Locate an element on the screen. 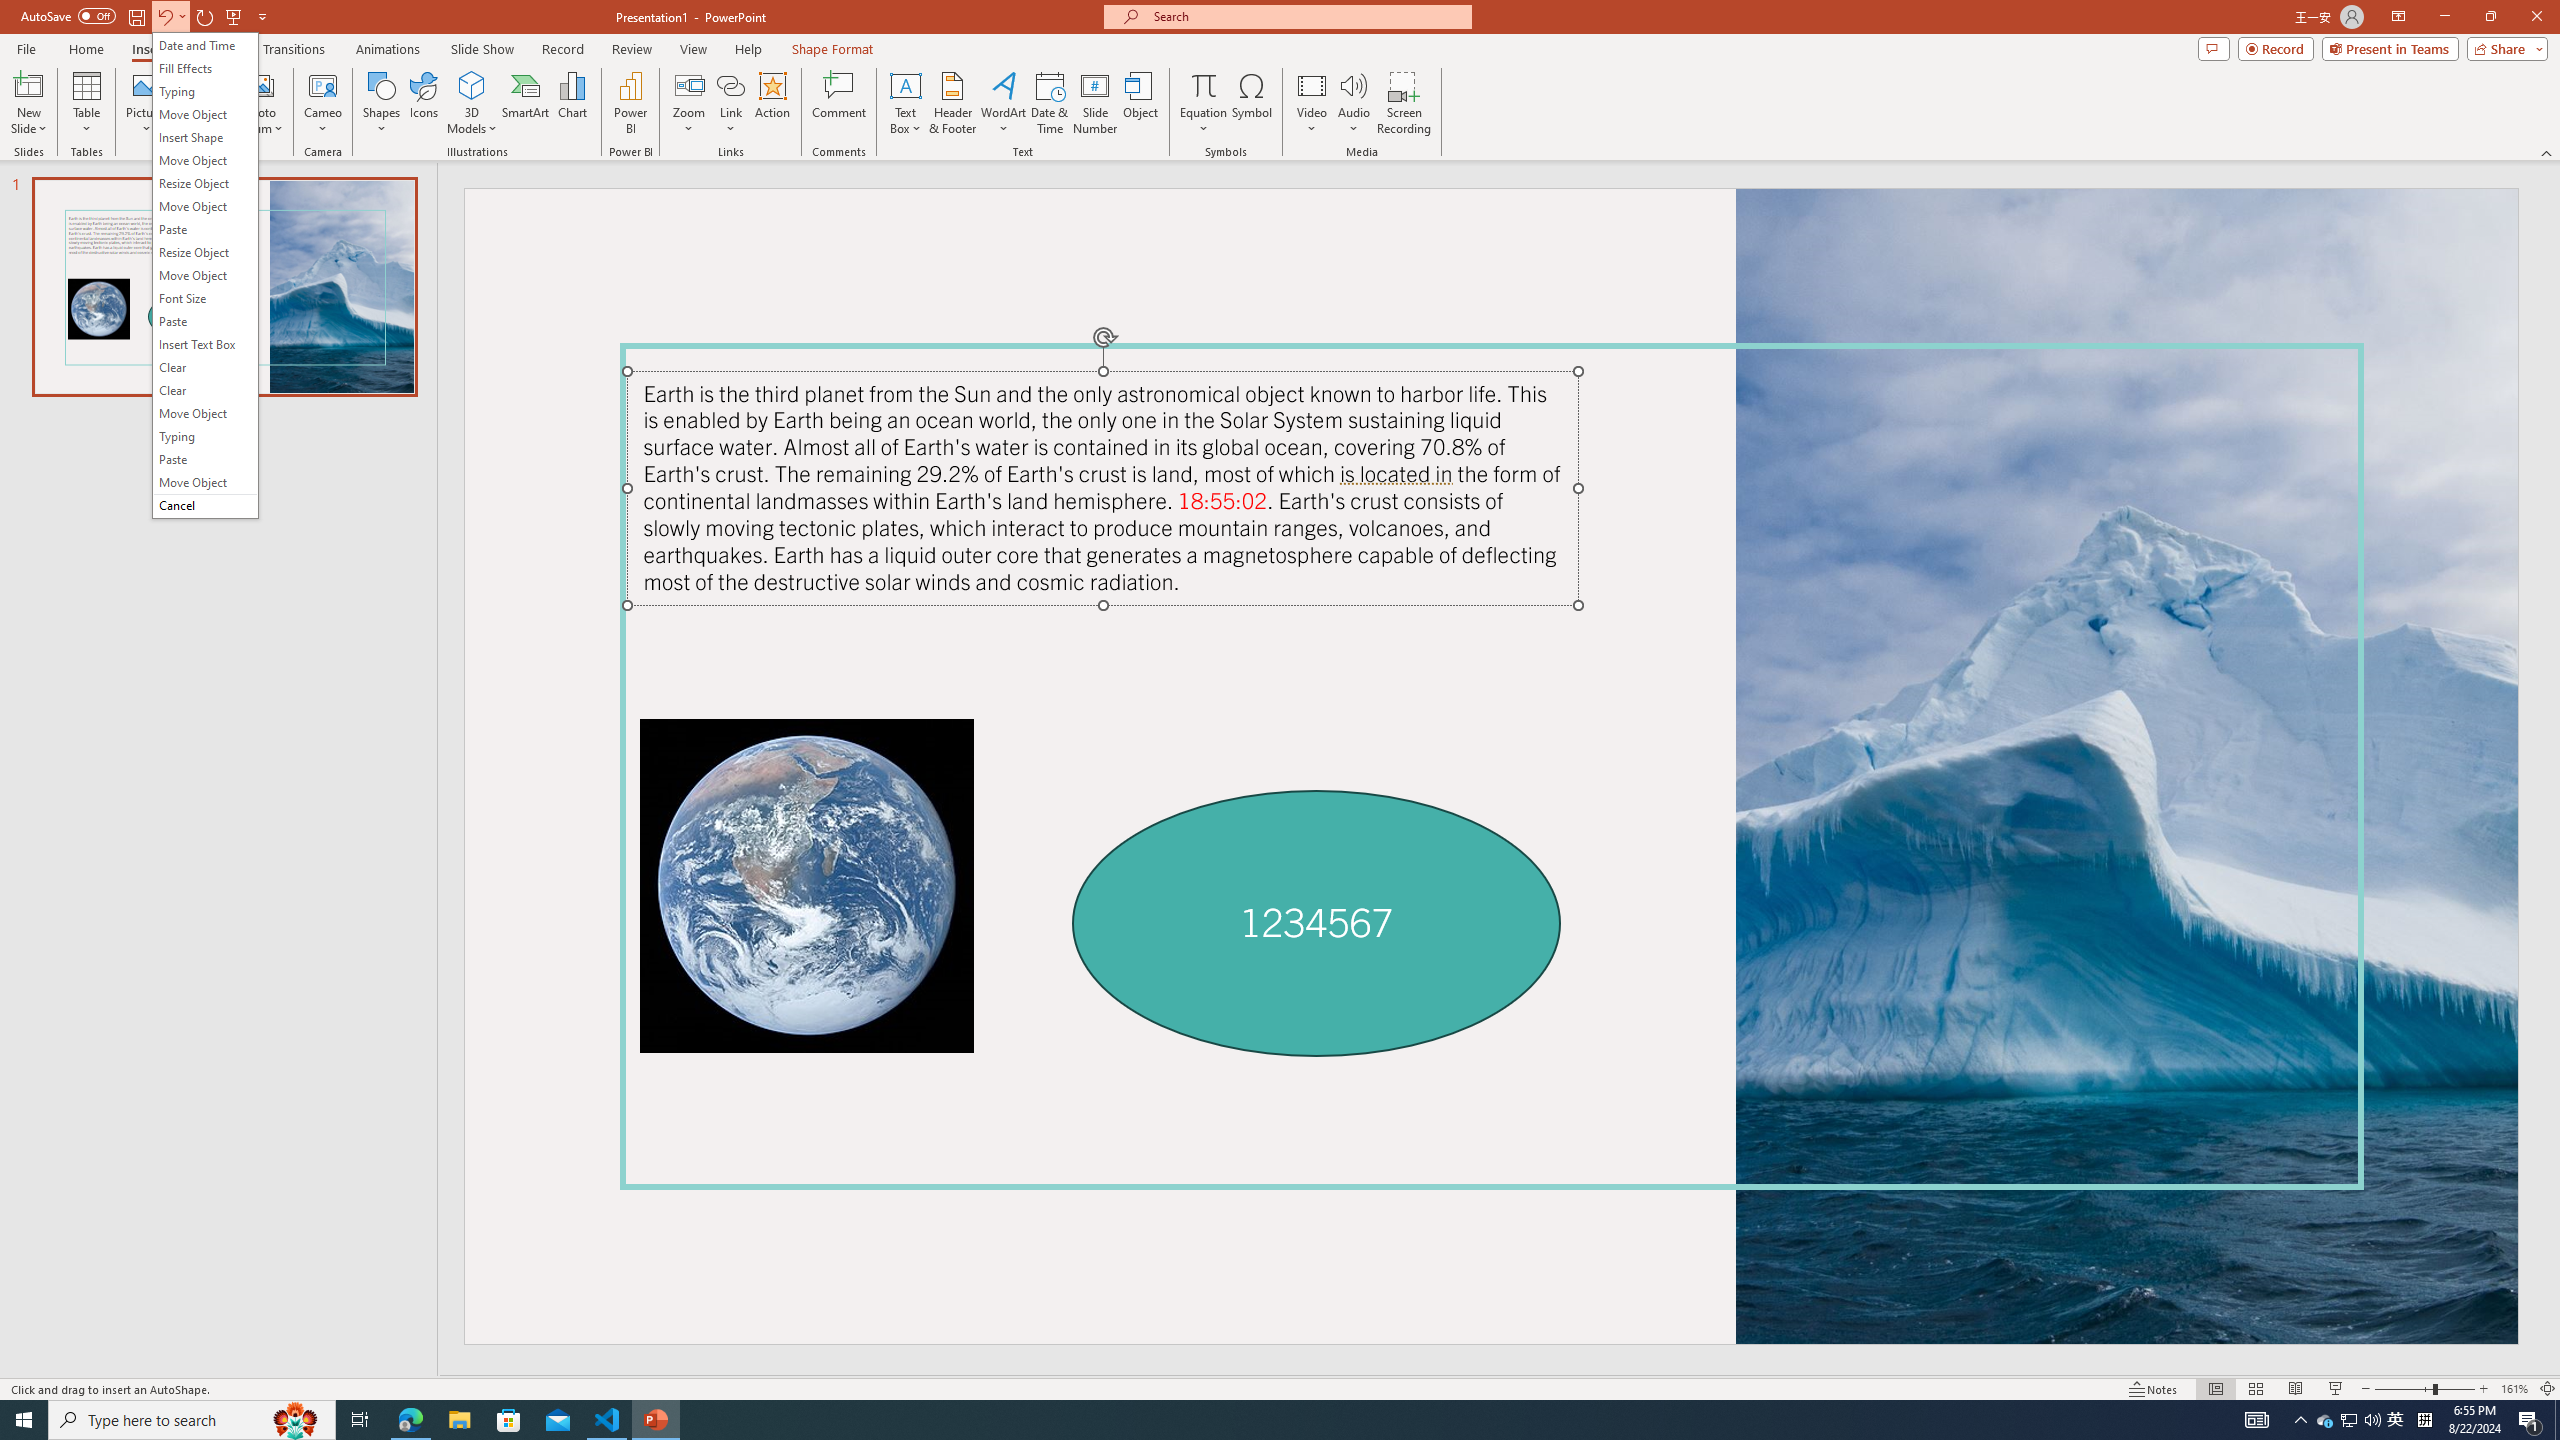 Image resolution: width=2560 pixels, height=1440 pixels. 'Notes ' is located at coordinates (2153, 1389).